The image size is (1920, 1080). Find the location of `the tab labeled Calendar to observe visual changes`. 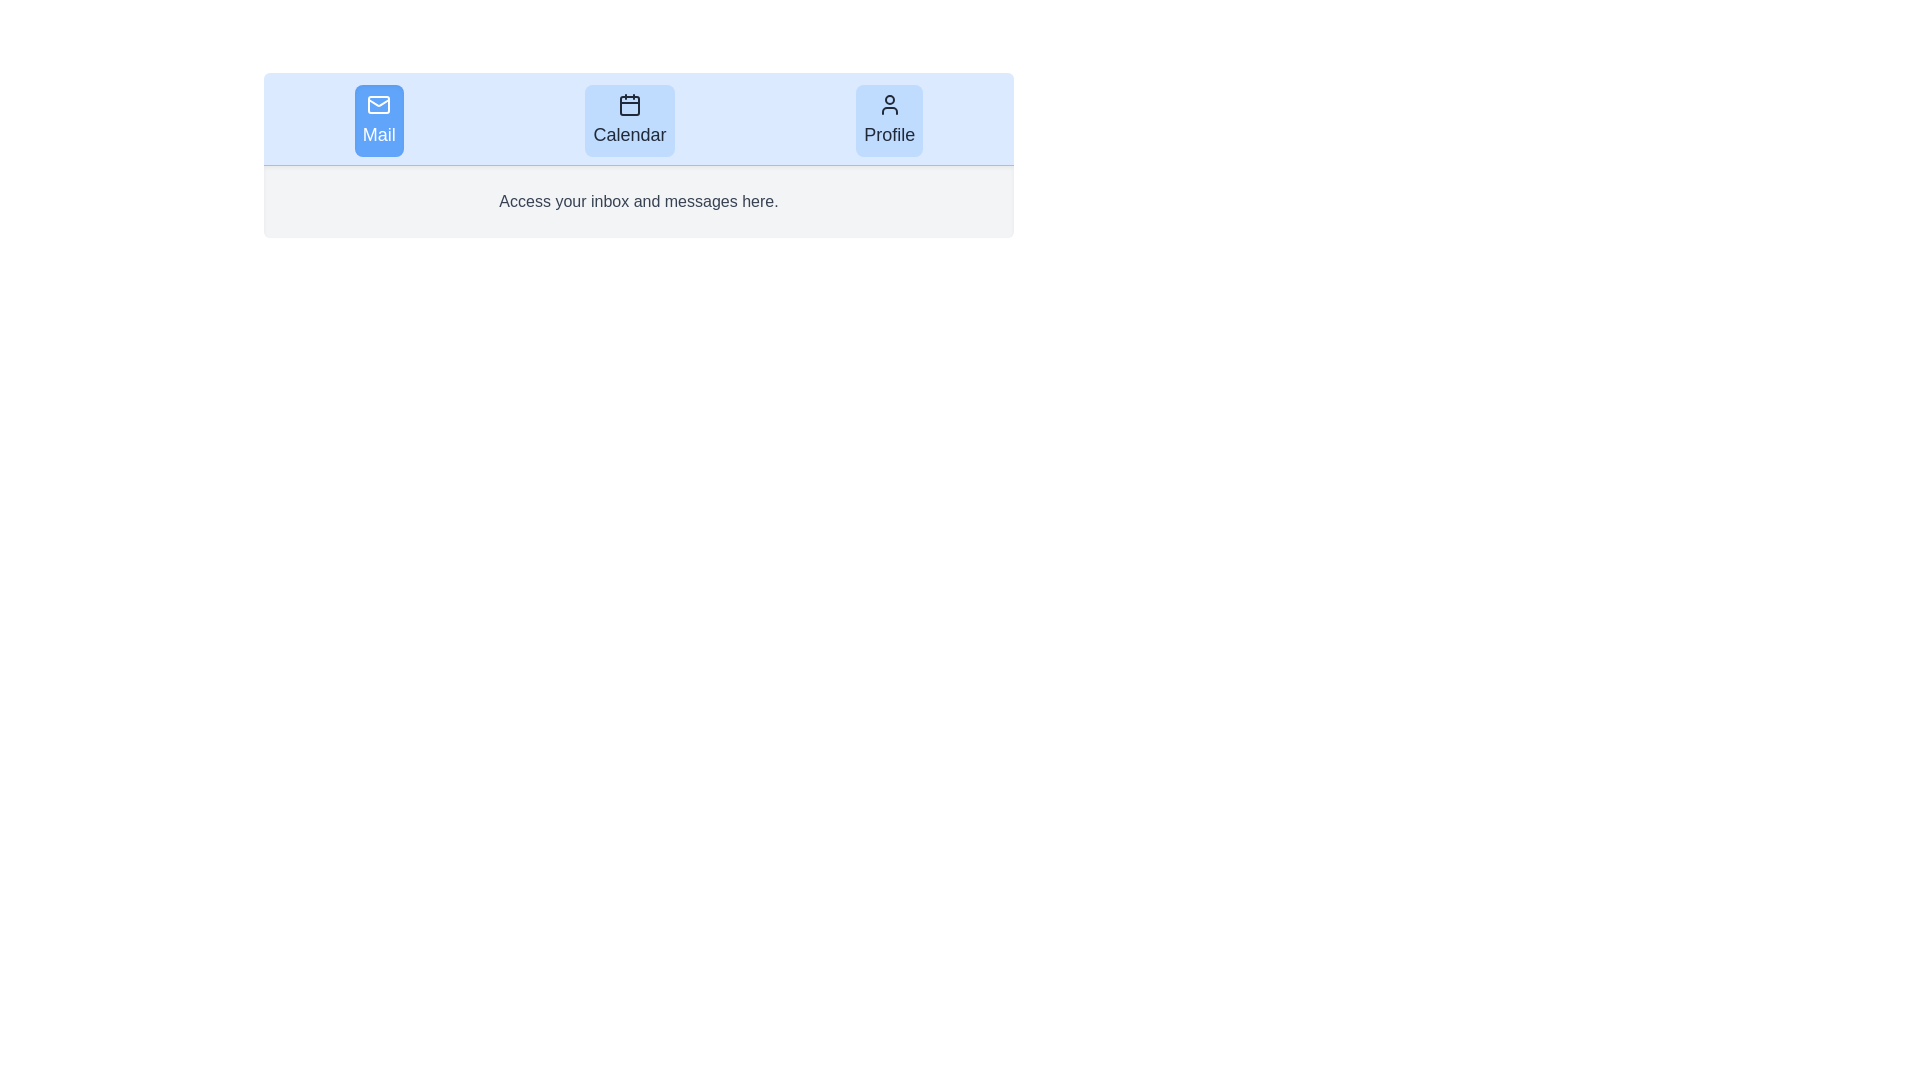

the tab labeled Calendar to observe visual changes is located at coordinates (628, 120).